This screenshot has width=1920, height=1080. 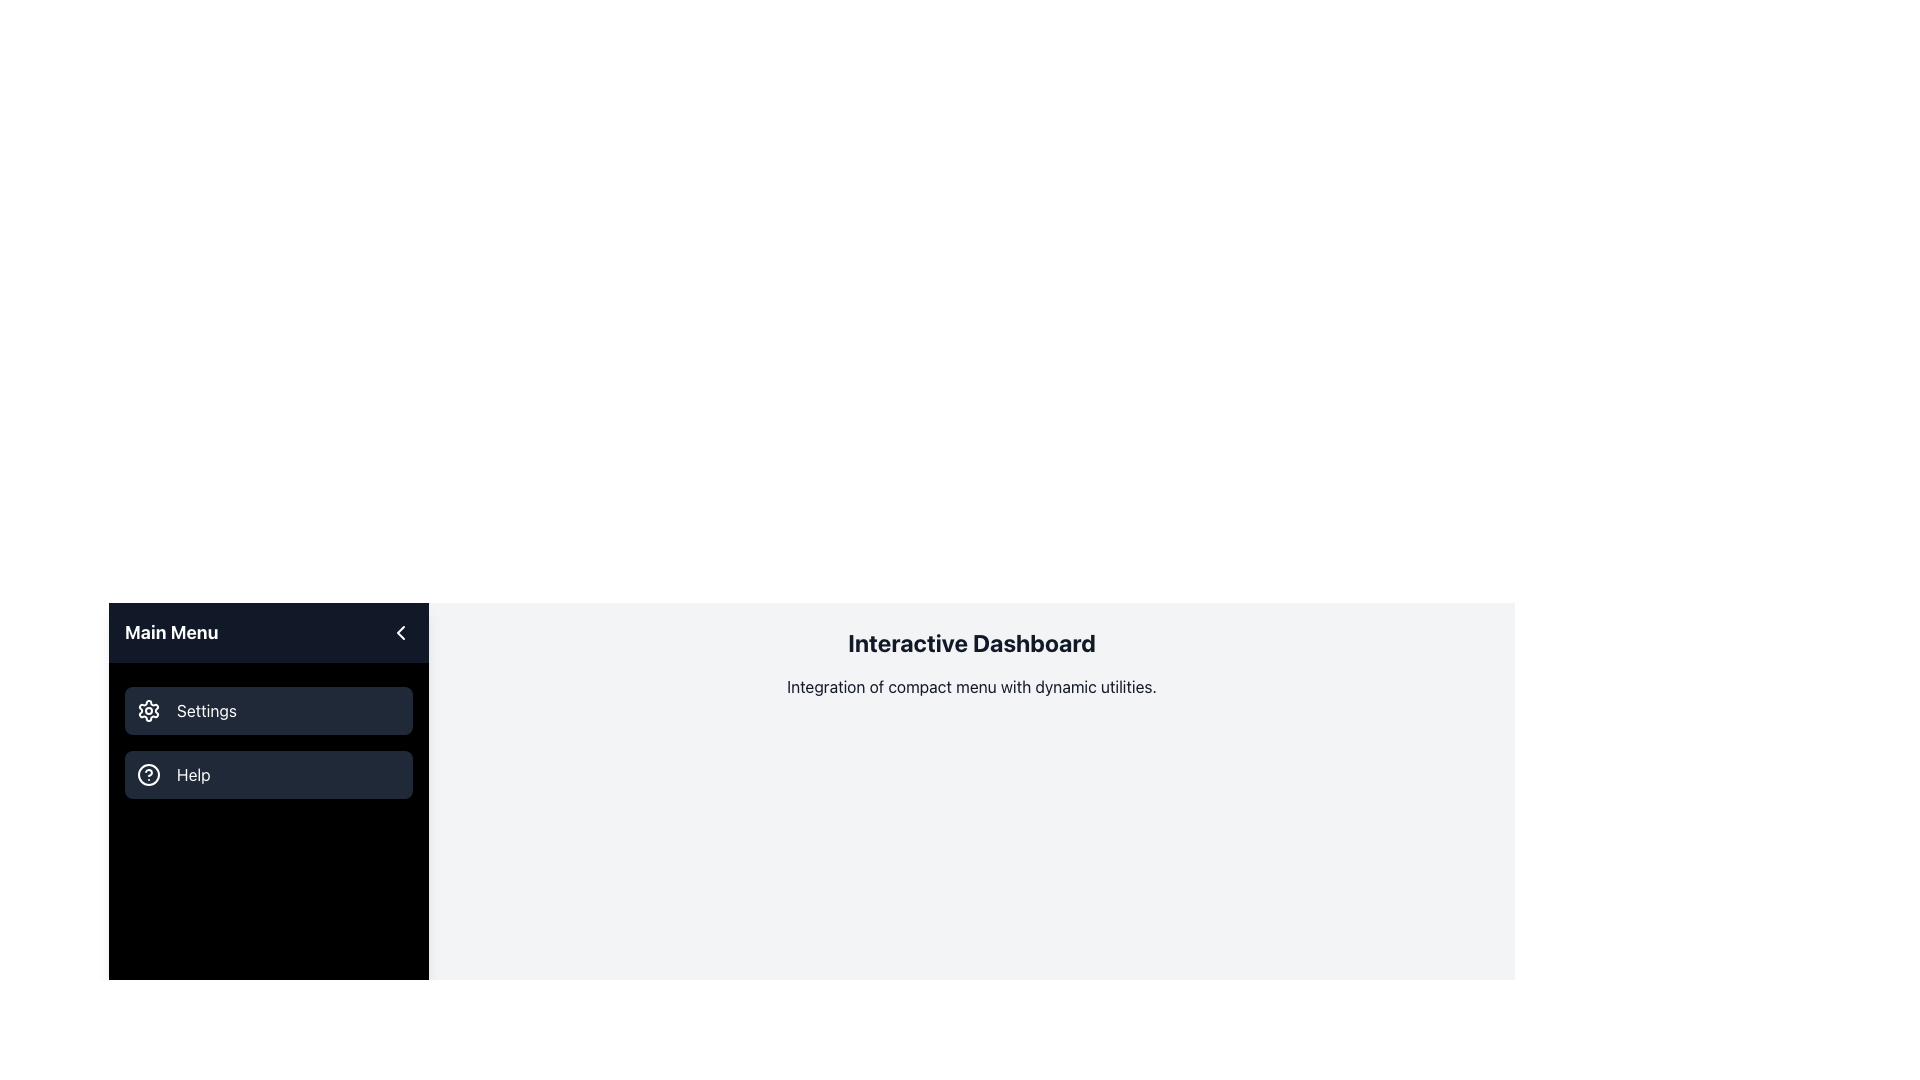 I want to click on the left-facing arrow button located at the top-right corner of the 'Main Menu' header for context actions, so click(x=400, y=632).